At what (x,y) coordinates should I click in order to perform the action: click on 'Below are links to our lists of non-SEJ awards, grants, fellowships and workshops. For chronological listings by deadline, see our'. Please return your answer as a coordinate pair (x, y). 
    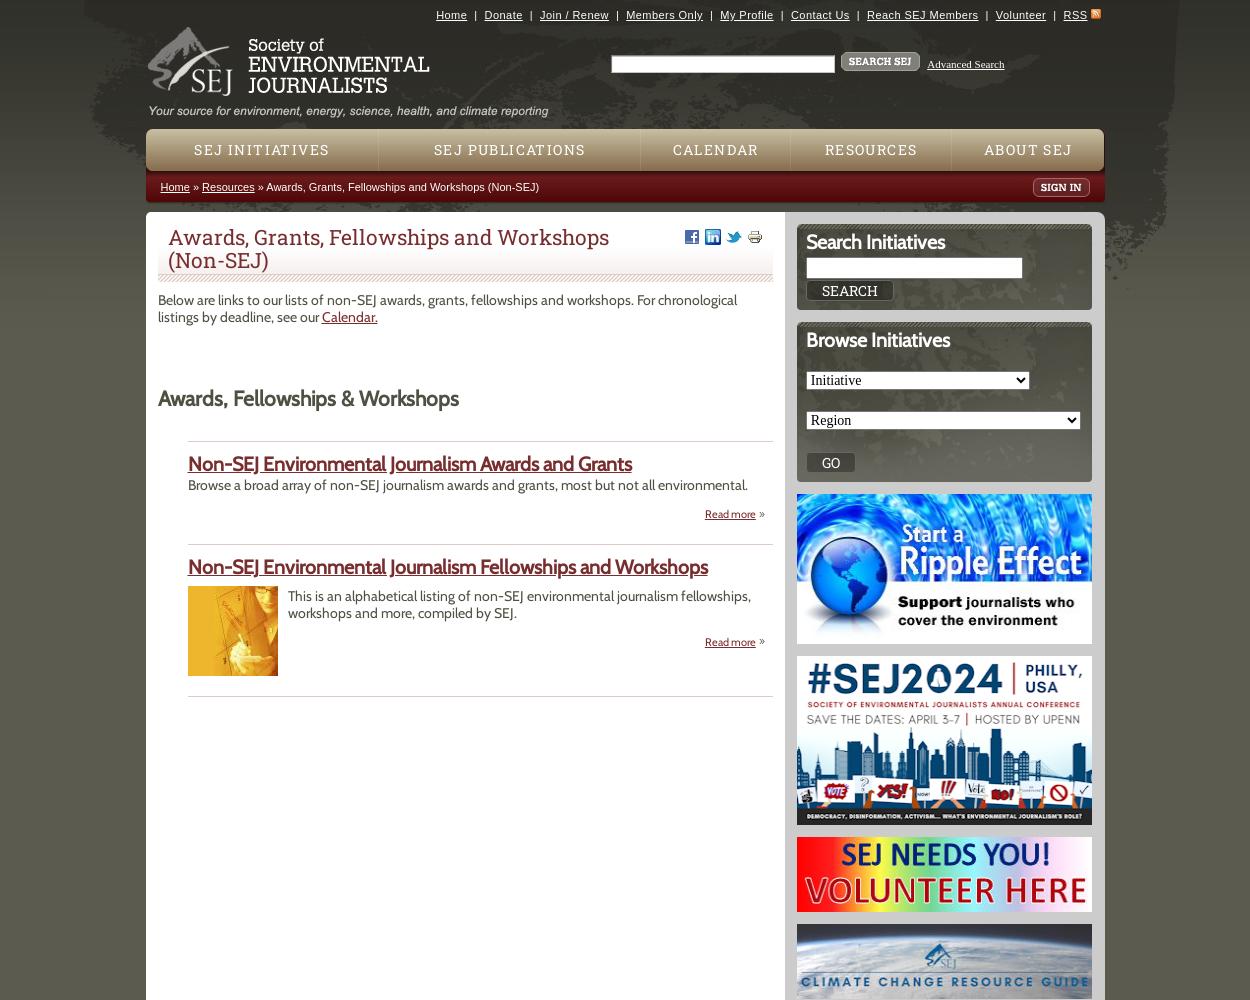
    Looking at the image, I should click on (157, 308).